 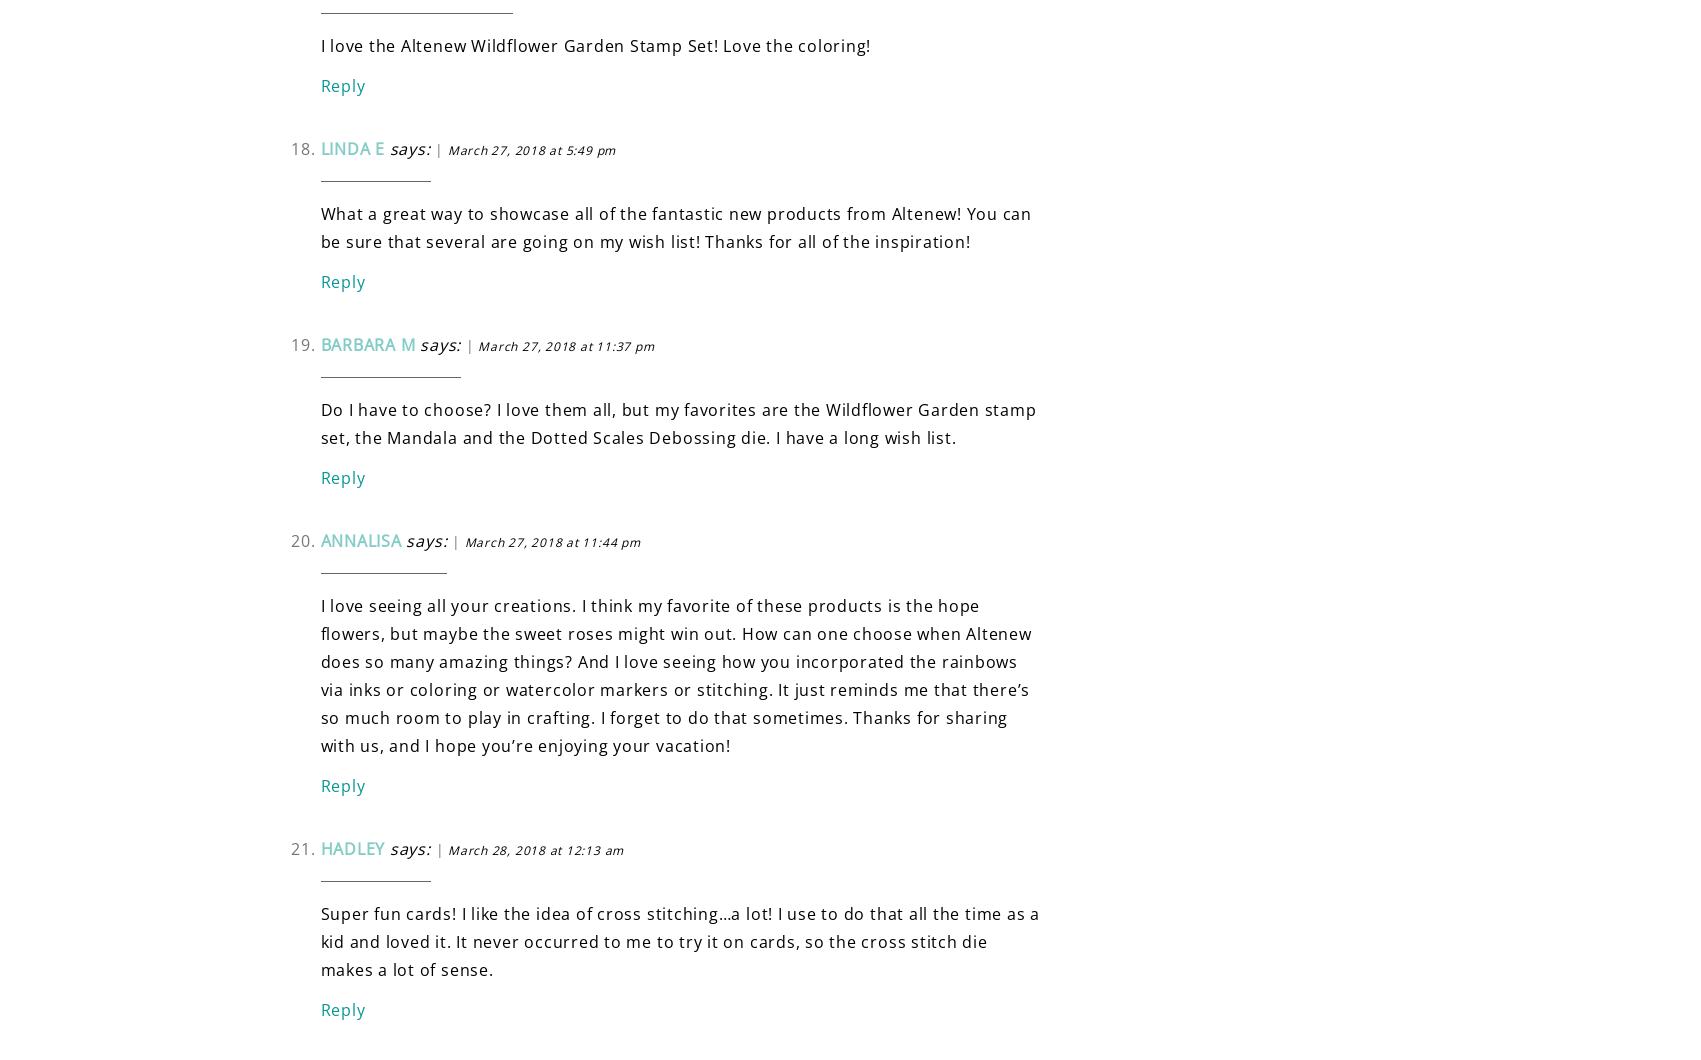 What do you see at coordinates (674, 674) in the screenshot?
I see `'I love seeing all your creations. I think my favorite of these products is the hope flowers, but maybe the sweet roses might win out. How can one choose when Altenew does so many amazing things? And I love seeing how you incorporated the rainbows via inks or coloring or watercolor markers or stitching. It just reminds me that there’s so much room to play in crafting. I forget to do that sometimes. Thanks for sharing with us, and I hope you’re enjoying your vacation!'` at bounding box center [674, 674].